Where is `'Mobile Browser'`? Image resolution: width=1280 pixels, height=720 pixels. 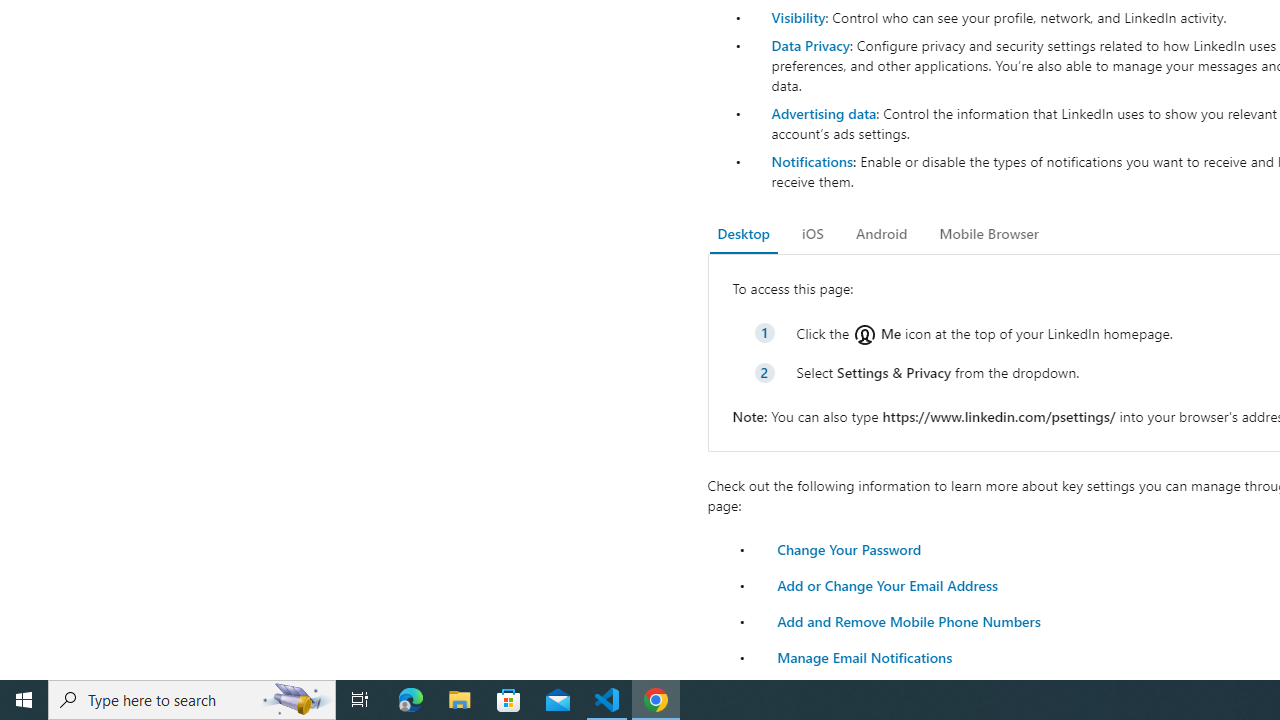 'Mobile Browser' is located at coordinates (988, 233).